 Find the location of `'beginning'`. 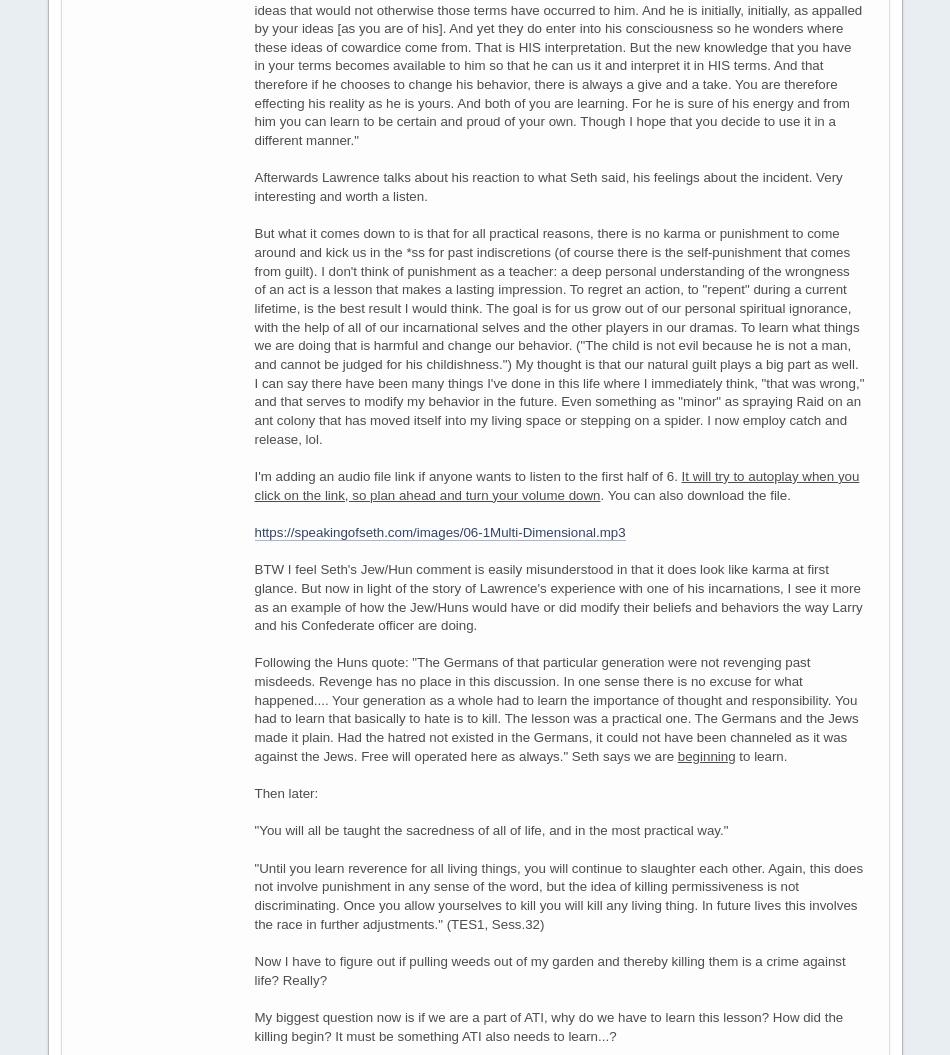

'beginning' is located at coordinates (706, 755).